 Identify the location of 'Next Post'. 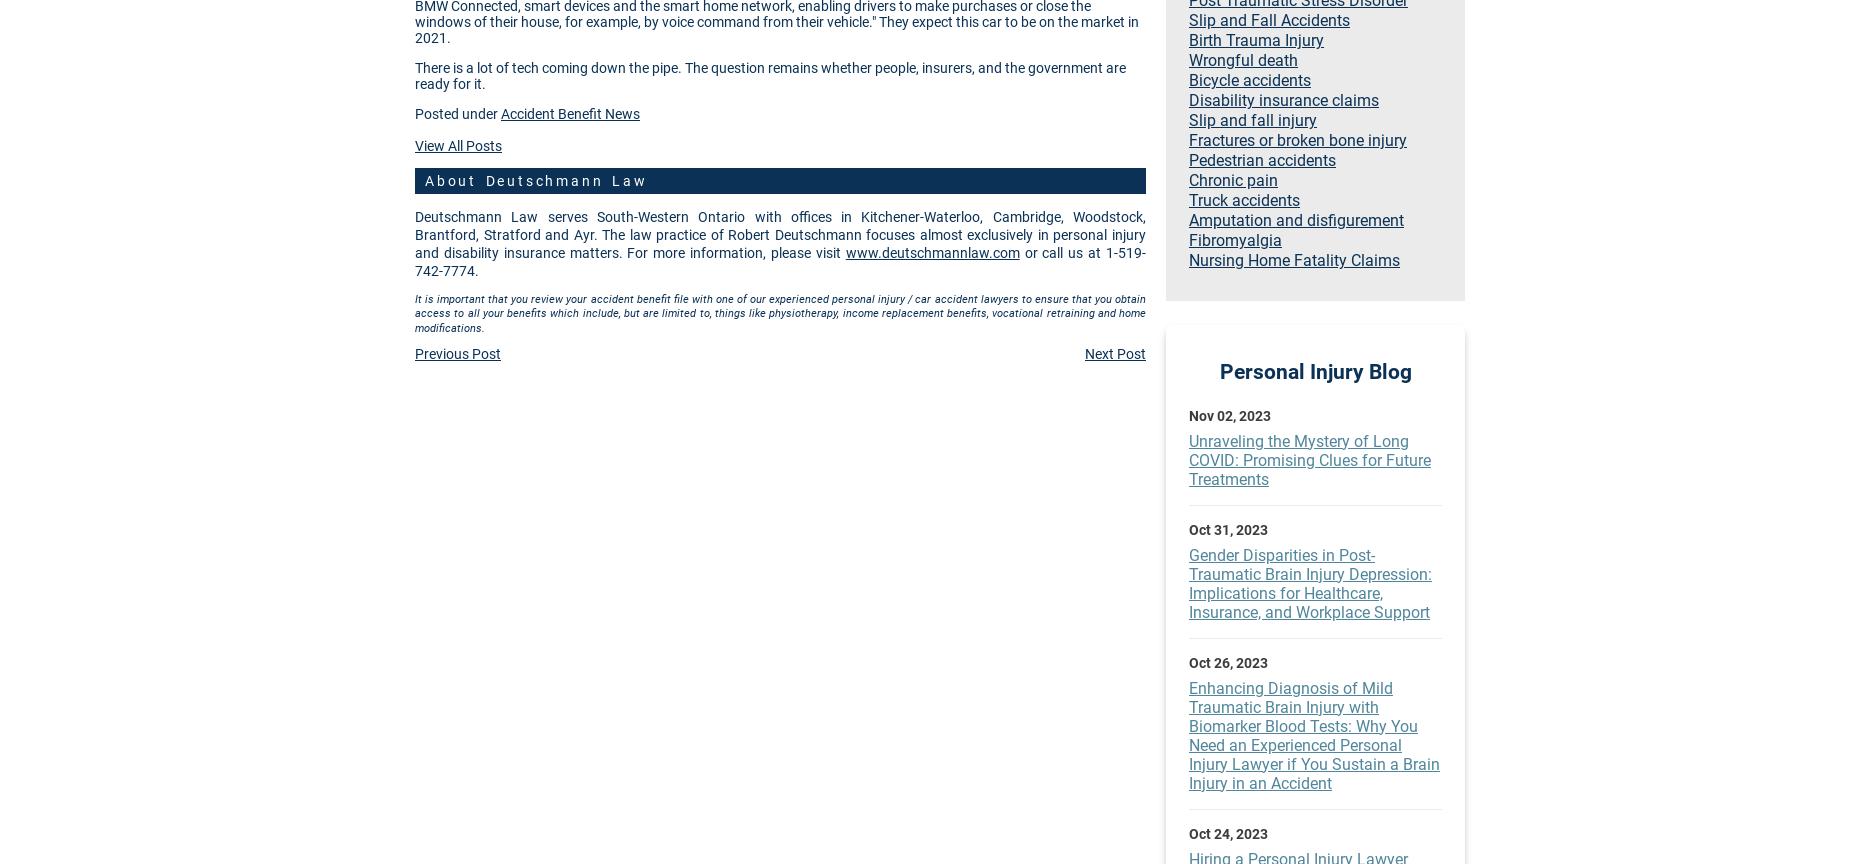
(1114, 352).